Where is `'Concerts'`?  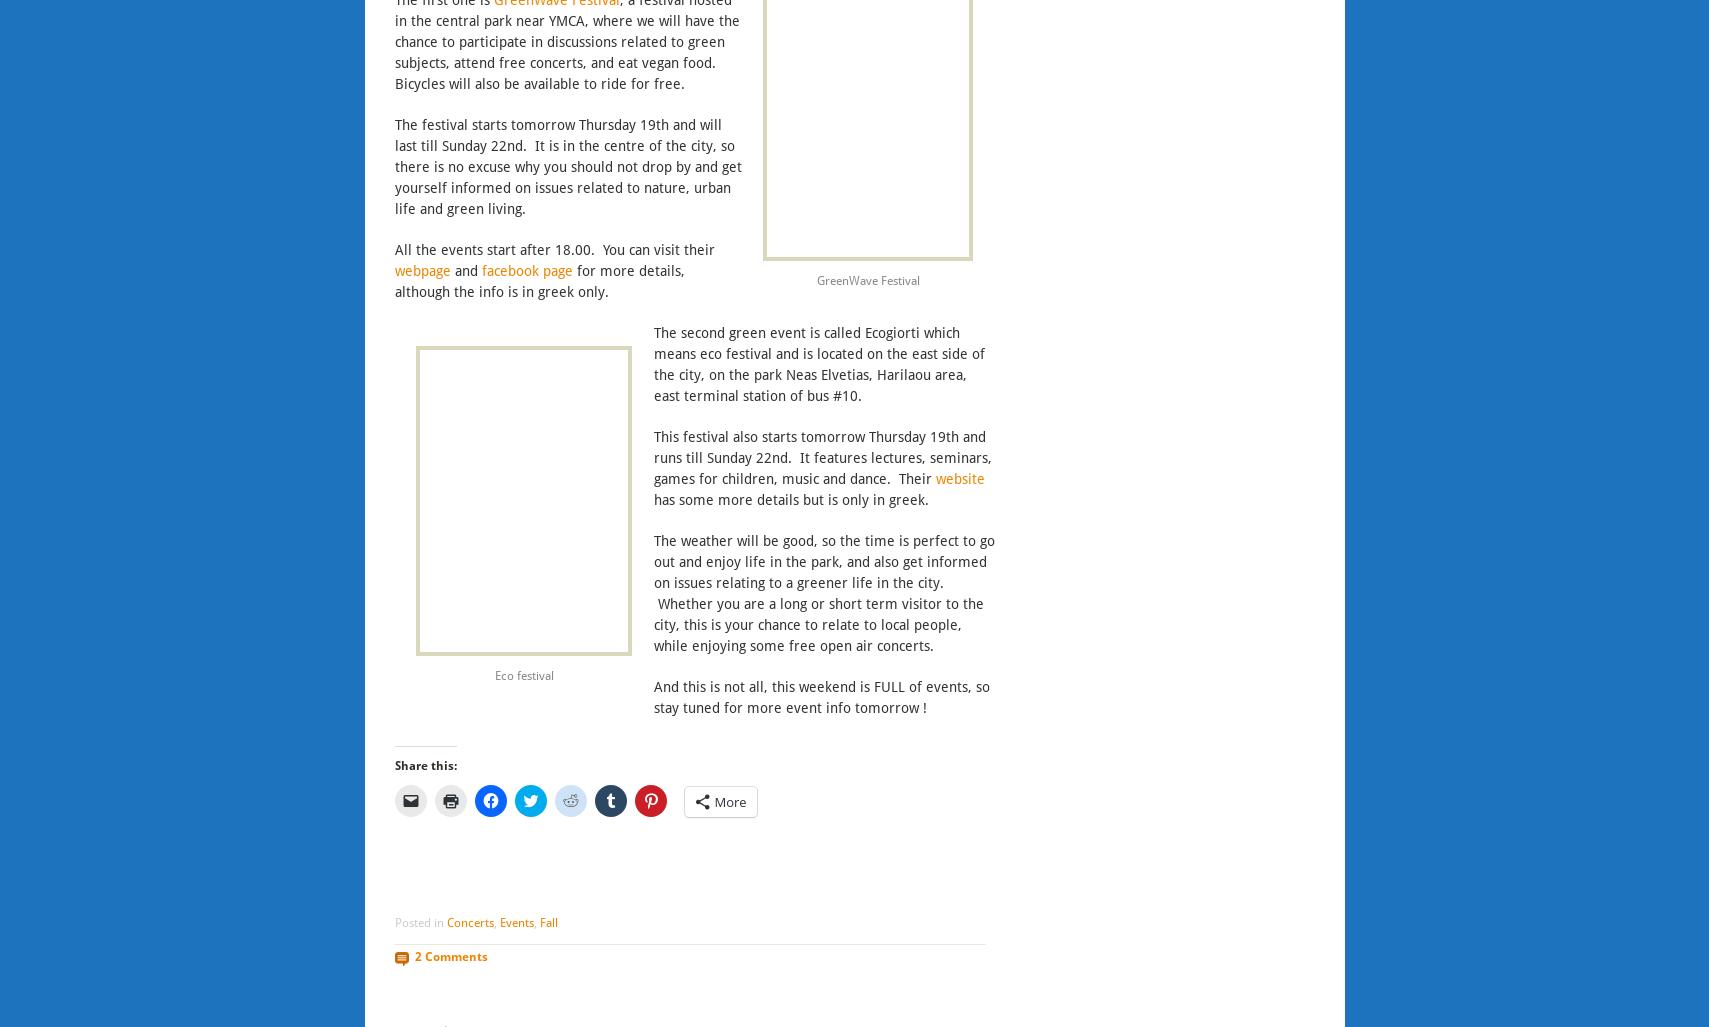 'Concerts' is located at coordinates (468, 922).